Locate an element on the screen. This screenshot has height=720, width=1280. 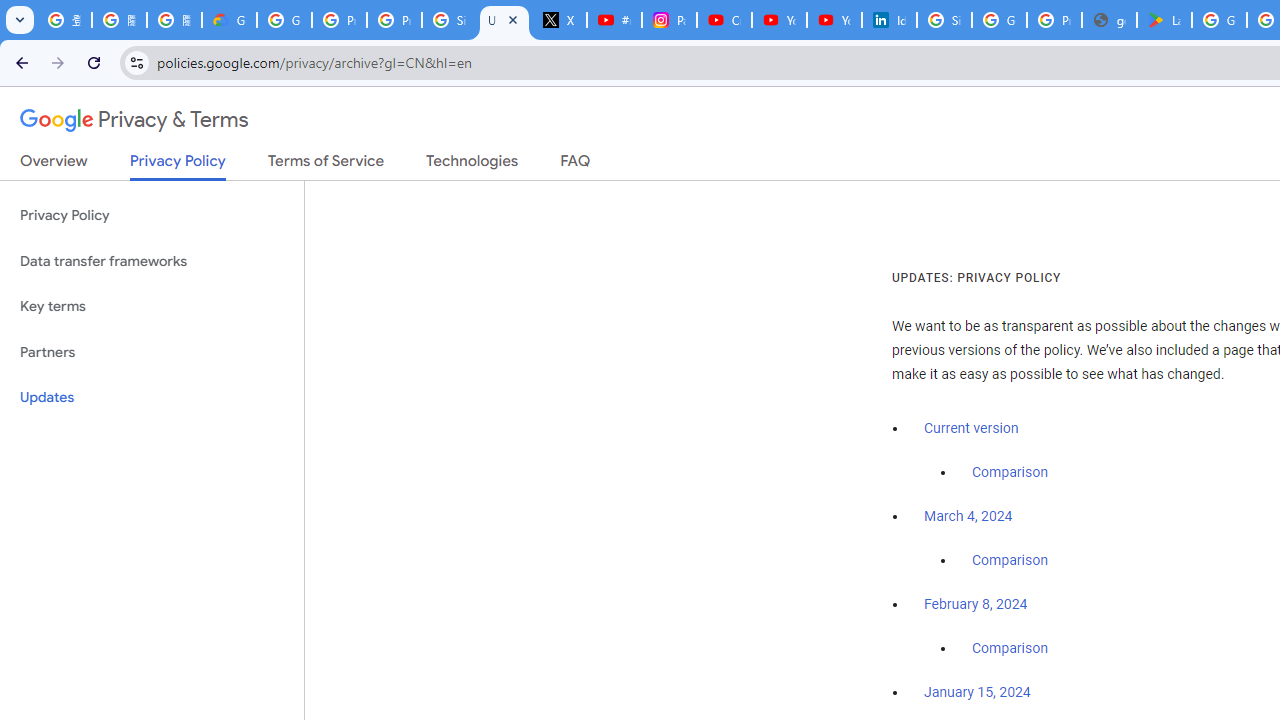
'Partners' is located at coordinates (151, 351).